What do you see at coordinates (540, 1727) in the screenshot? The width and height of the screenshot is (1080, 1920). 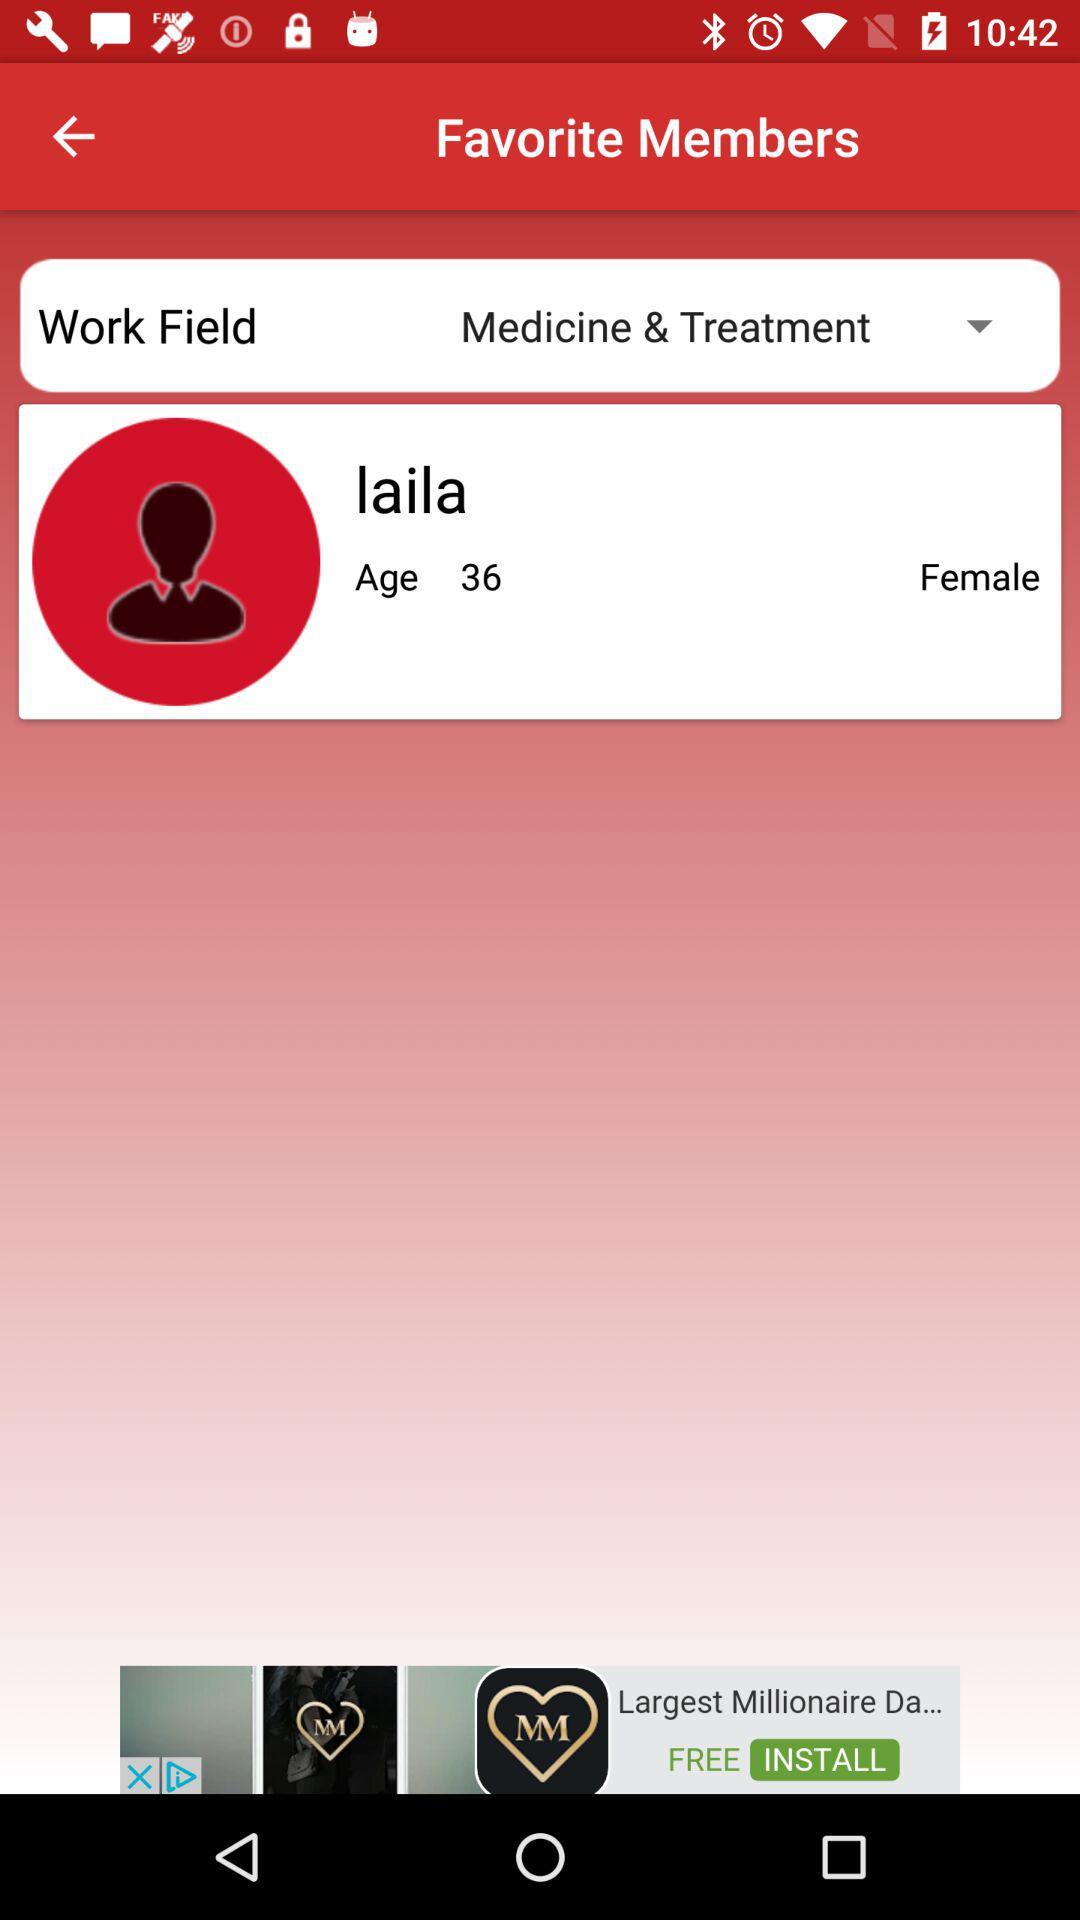 I see `advertisement` at bounding box center [540, 1727].